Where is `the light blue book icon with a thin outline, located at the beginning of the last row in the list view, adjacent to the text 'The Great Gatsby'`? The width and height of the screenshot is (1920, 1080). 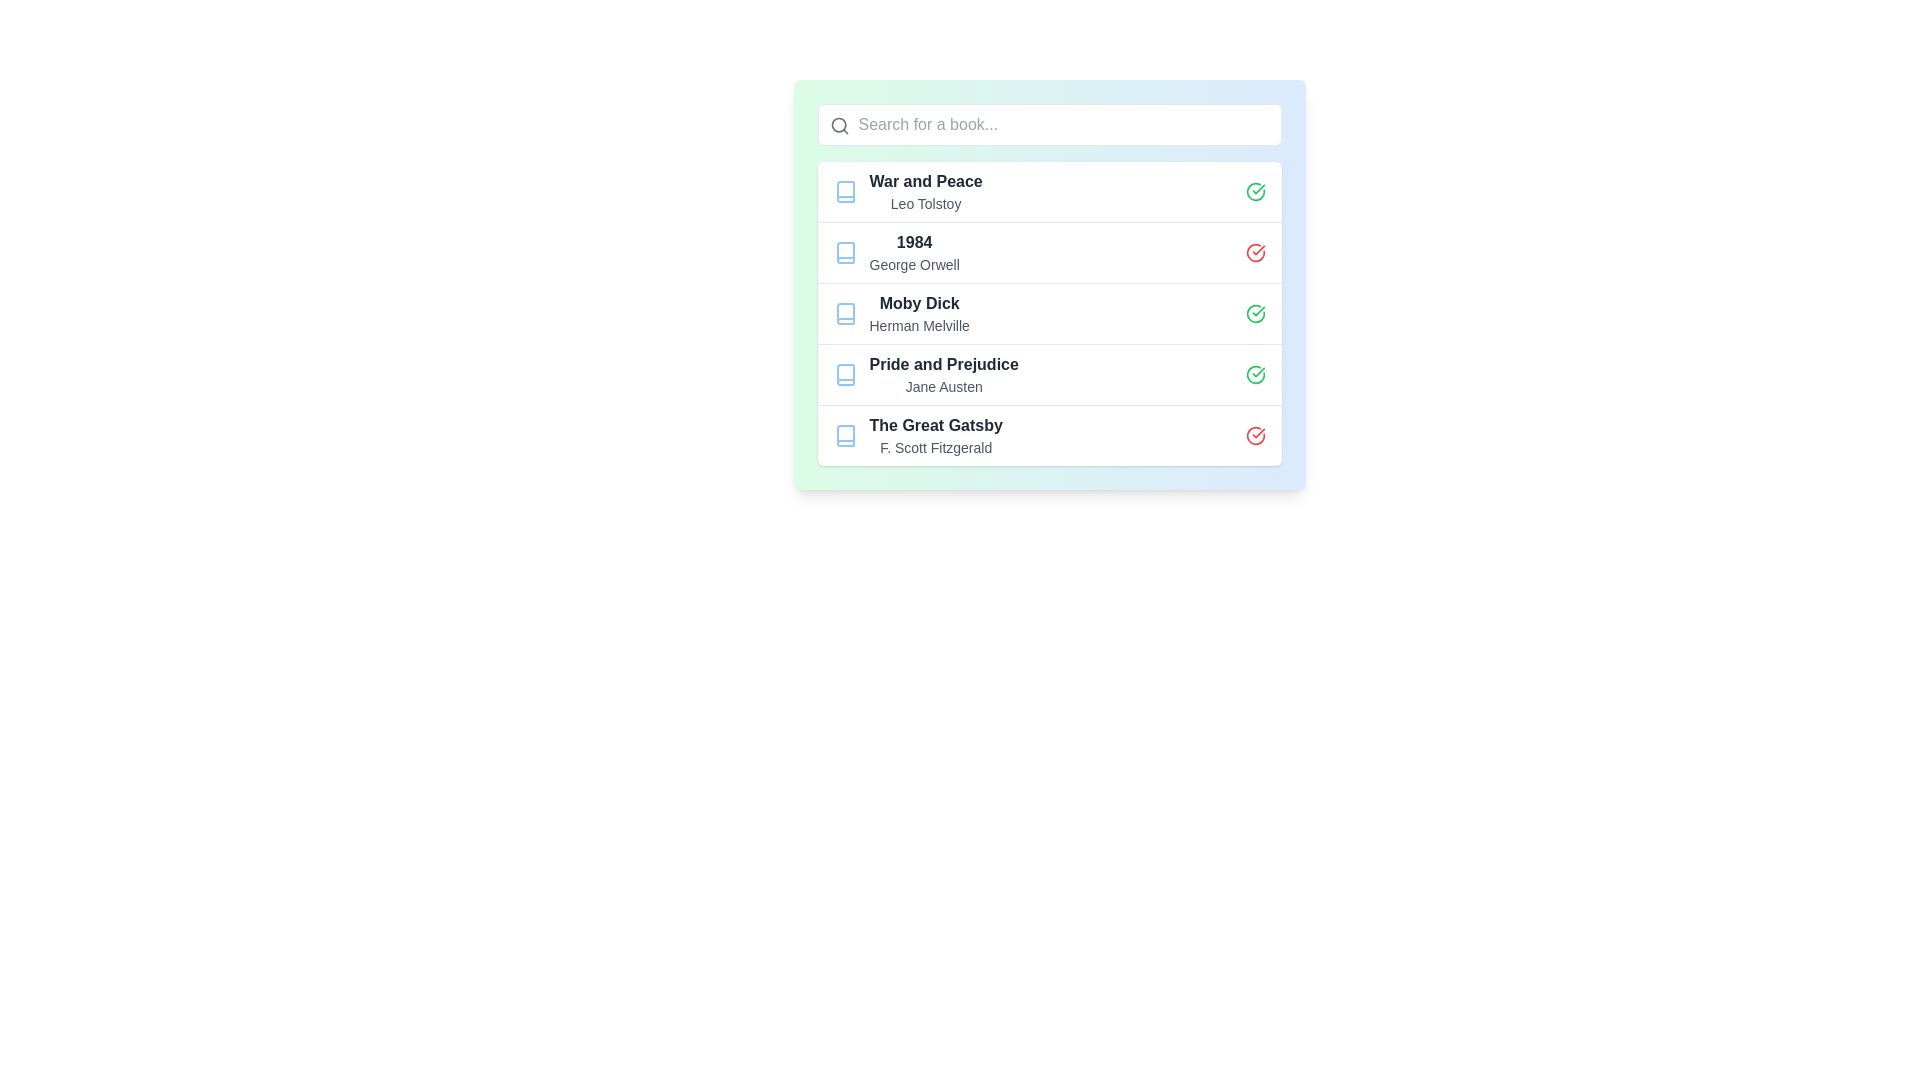
the light blue book icon with a thin outline, located at the beginning of the last row in the list view, adjacent to the text 'The Great Gatsby' is located at coordinates (845, 434).